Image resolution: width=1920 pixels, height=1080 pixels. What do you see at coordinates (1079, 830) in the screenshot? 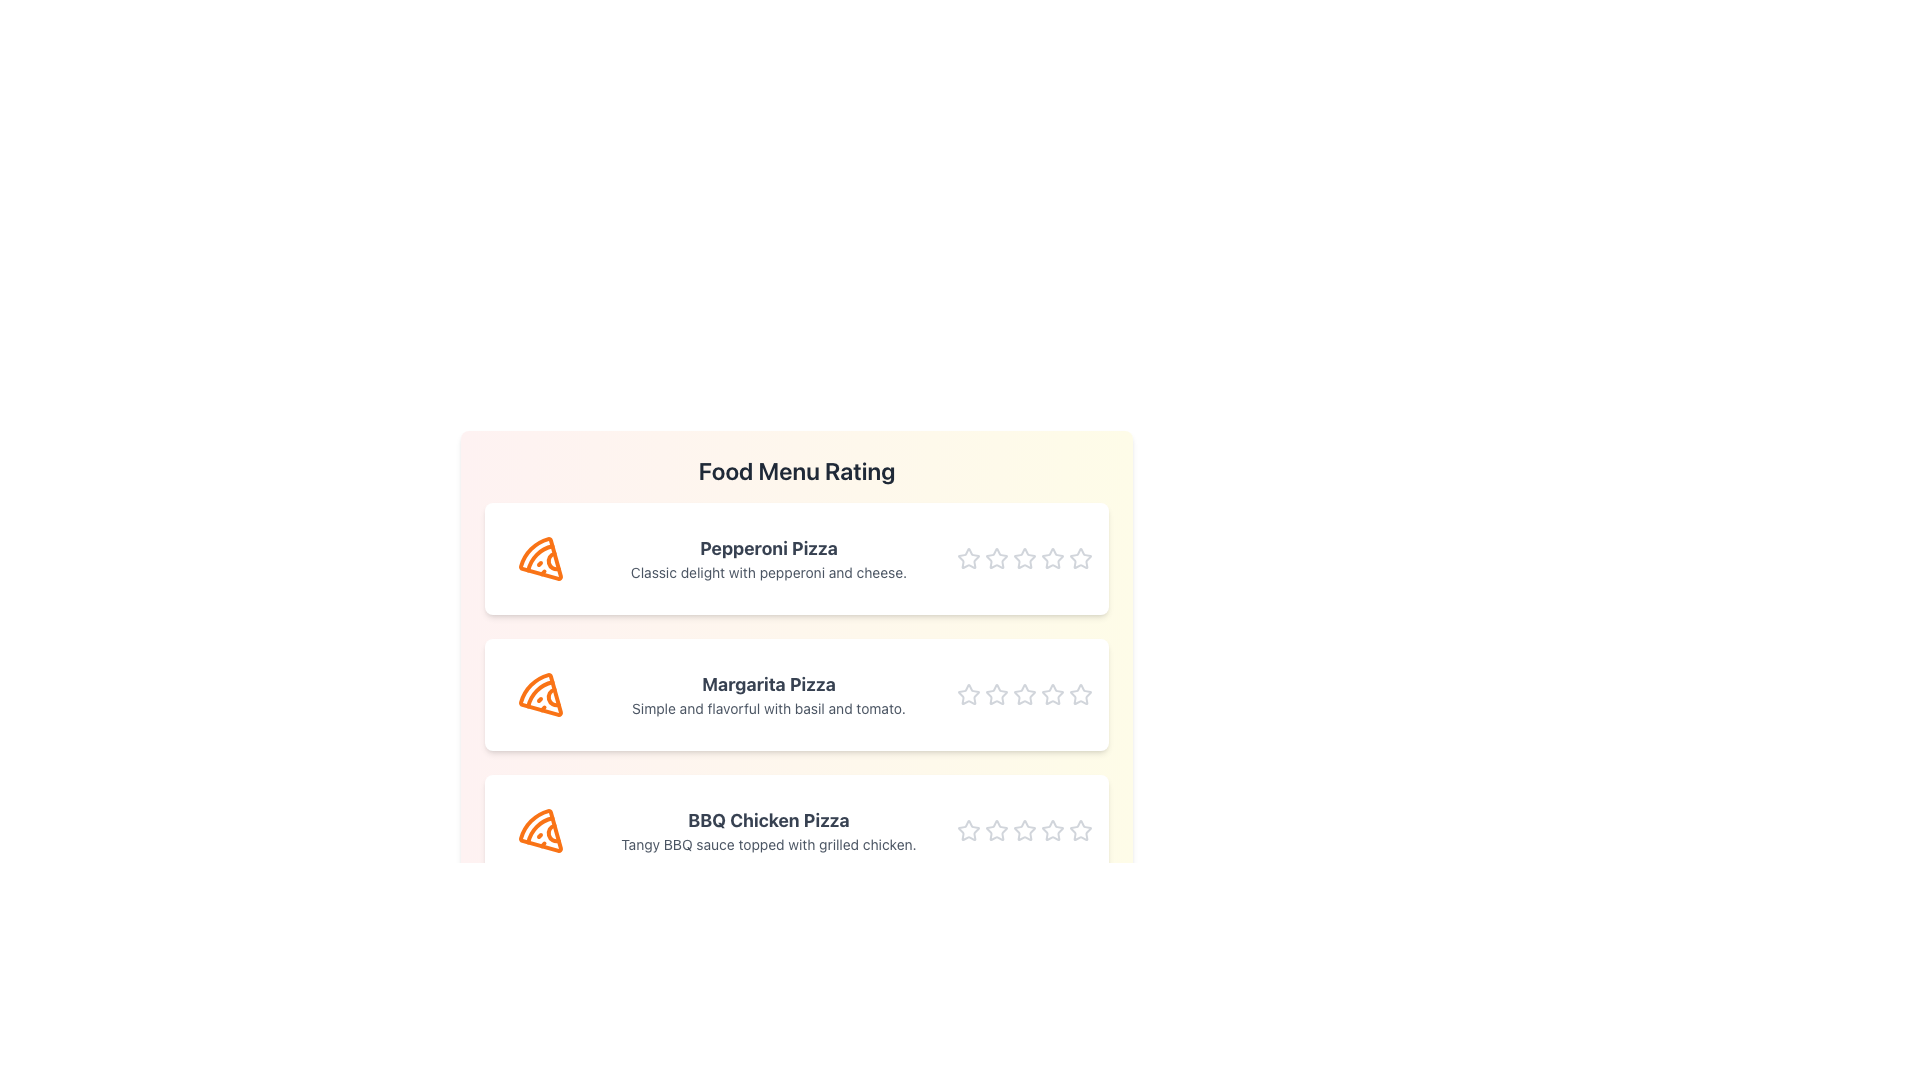
I see `the fifth star button in the rating scale for 'BBQ Chicken Pizza' in the 'Food Menu Rating' section to observe its interactive response` at bounding box center [1079, 830].